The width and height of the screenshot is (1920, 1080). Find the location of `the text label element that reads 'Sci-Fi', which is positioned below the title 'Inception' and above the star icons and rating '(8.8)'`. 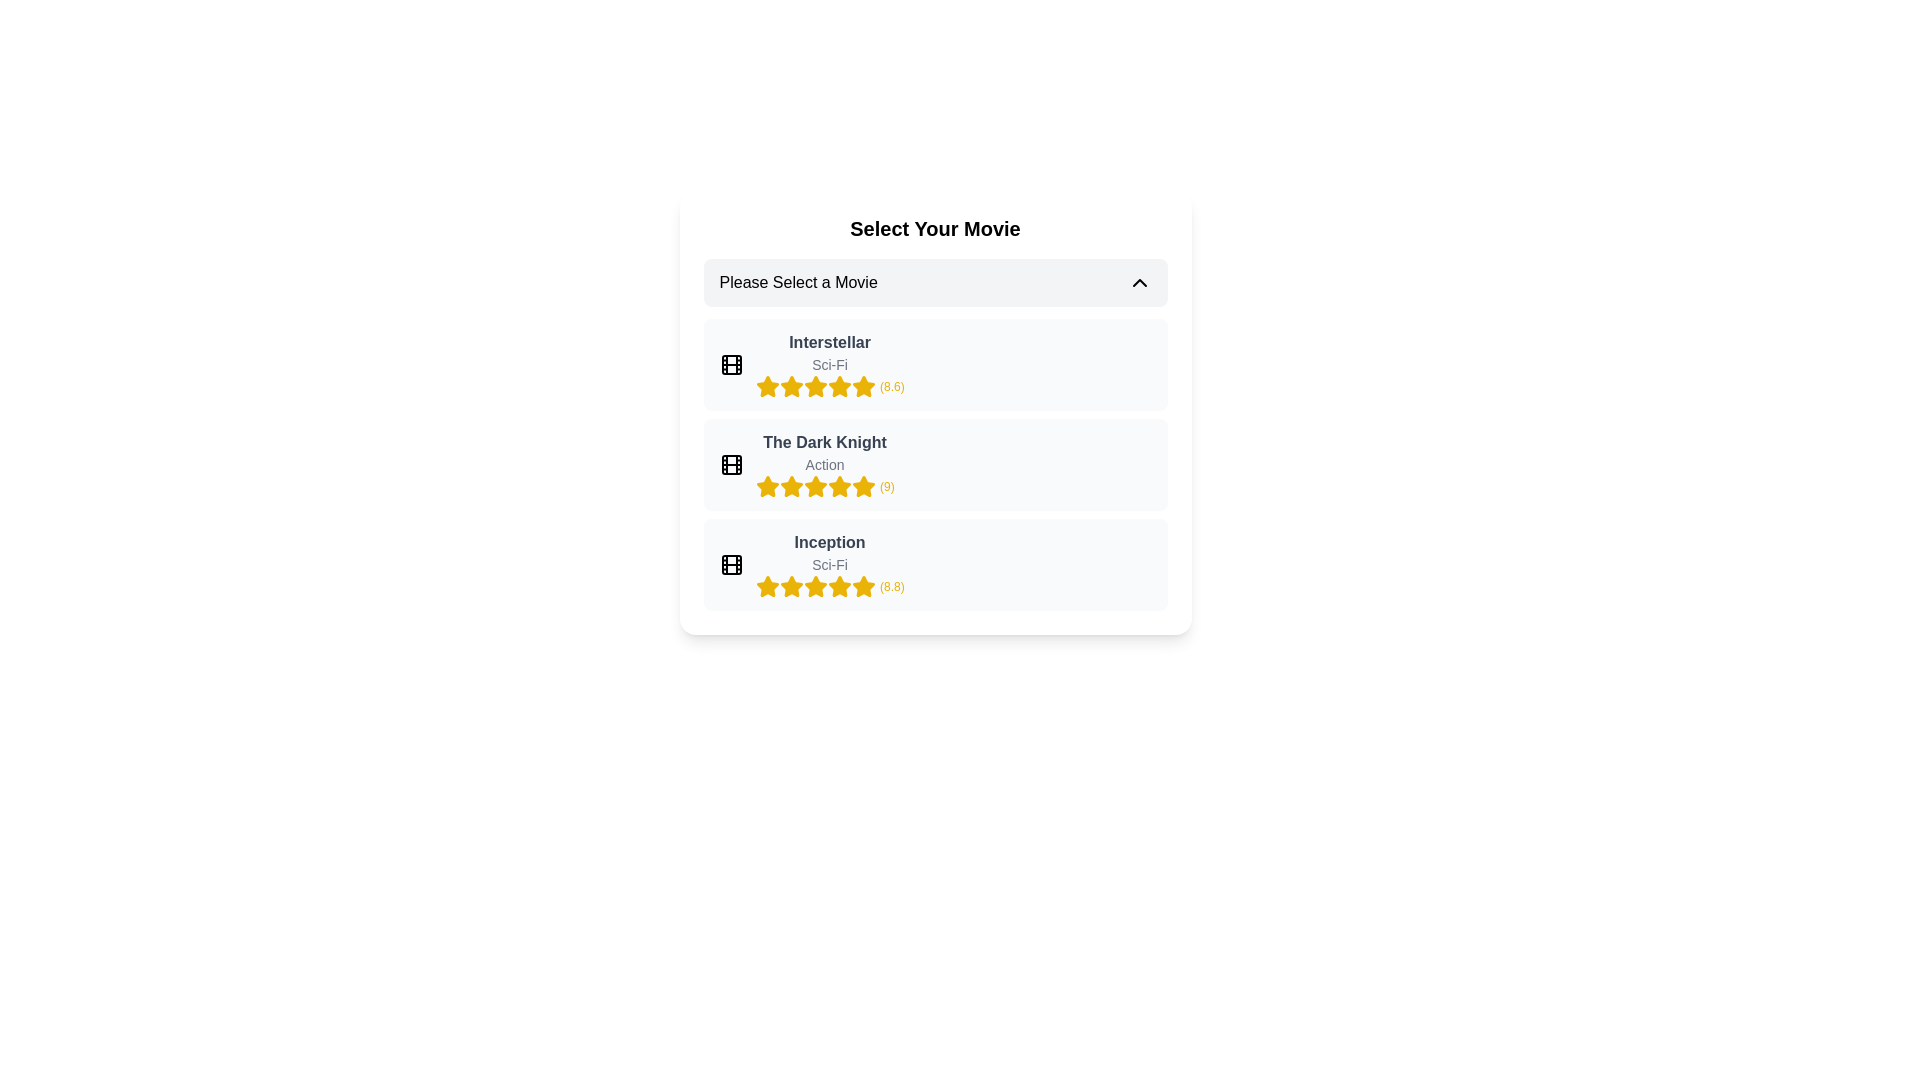

the text label element that reads 'Sci-Fi', which is positioned below the title 'Inception' and above the star icons and rating '(8.8)' is located at coordinates (830, 564).